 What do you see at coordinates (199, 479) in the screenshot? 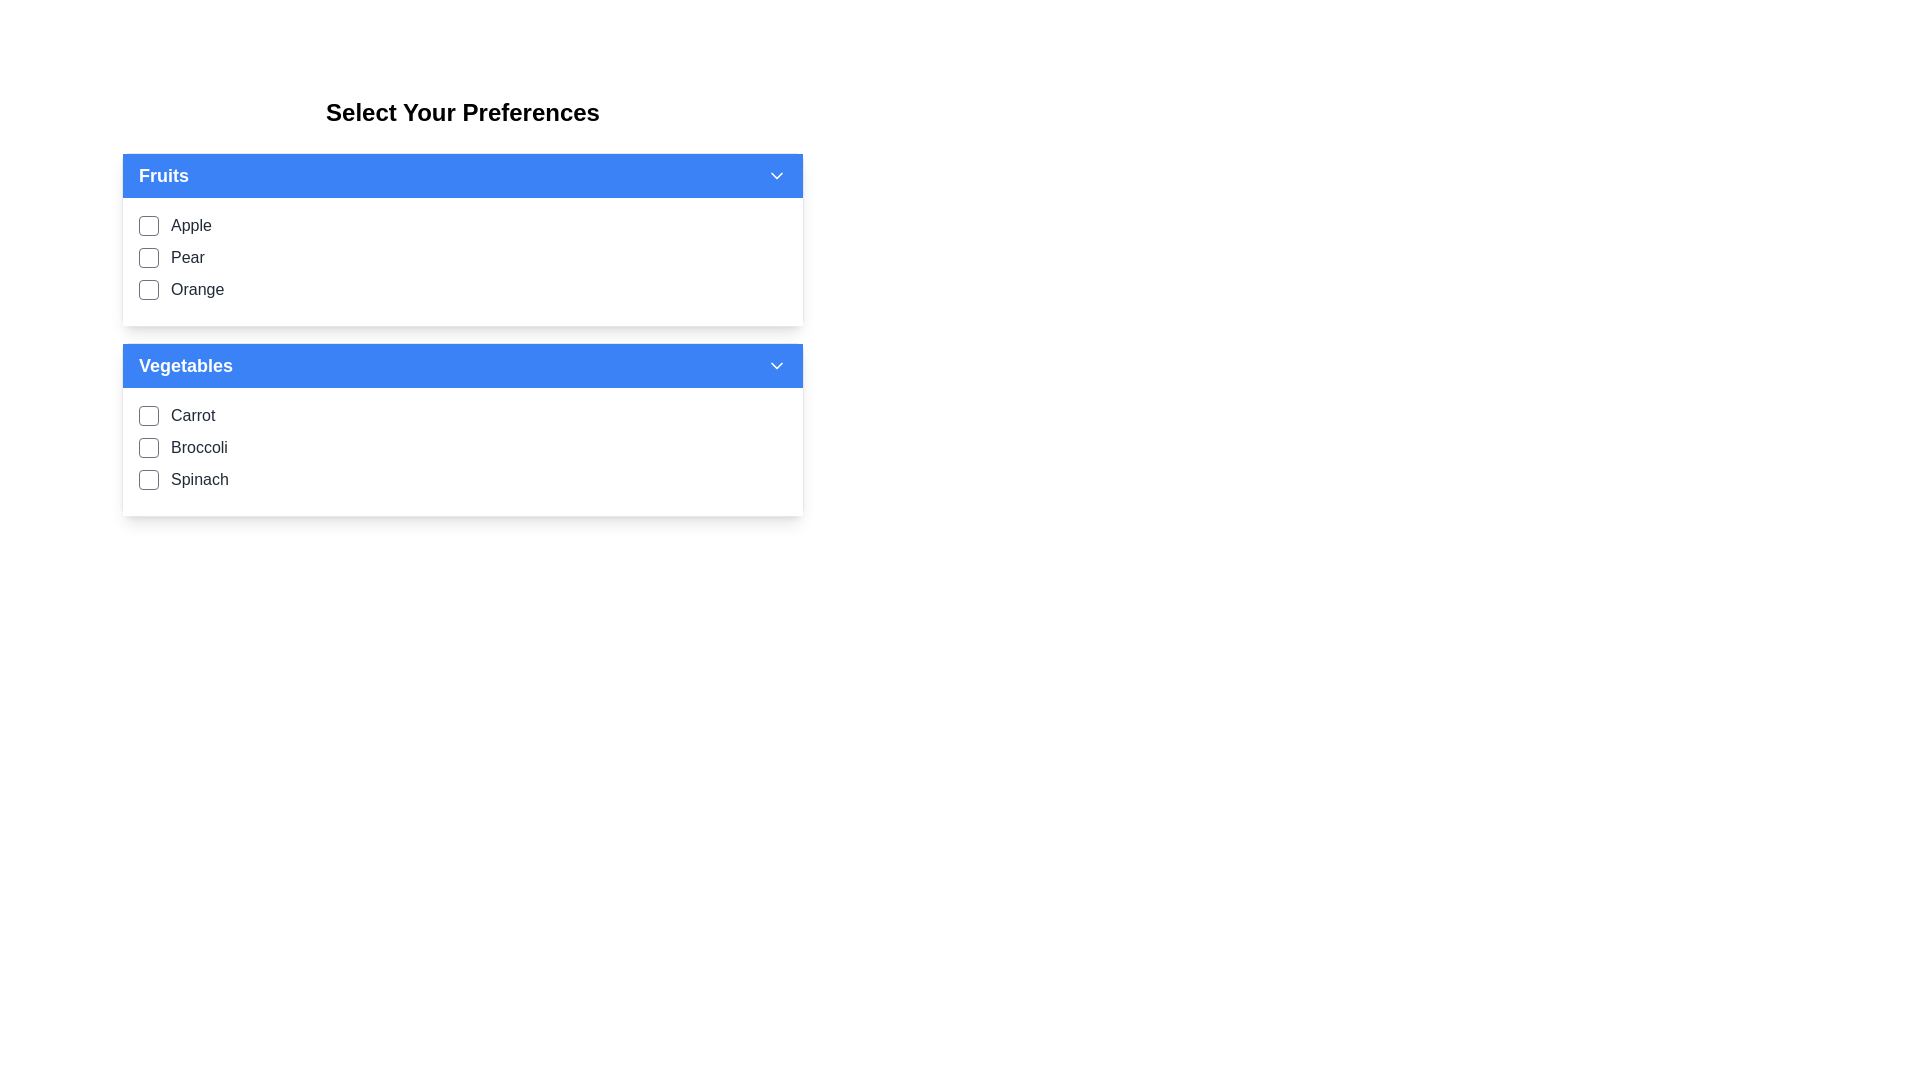
I see `text label 'Spinach' which is the third item in the 'Vegetables' list, adjacent to its associated checkbox` at bounding box center [199, 479].